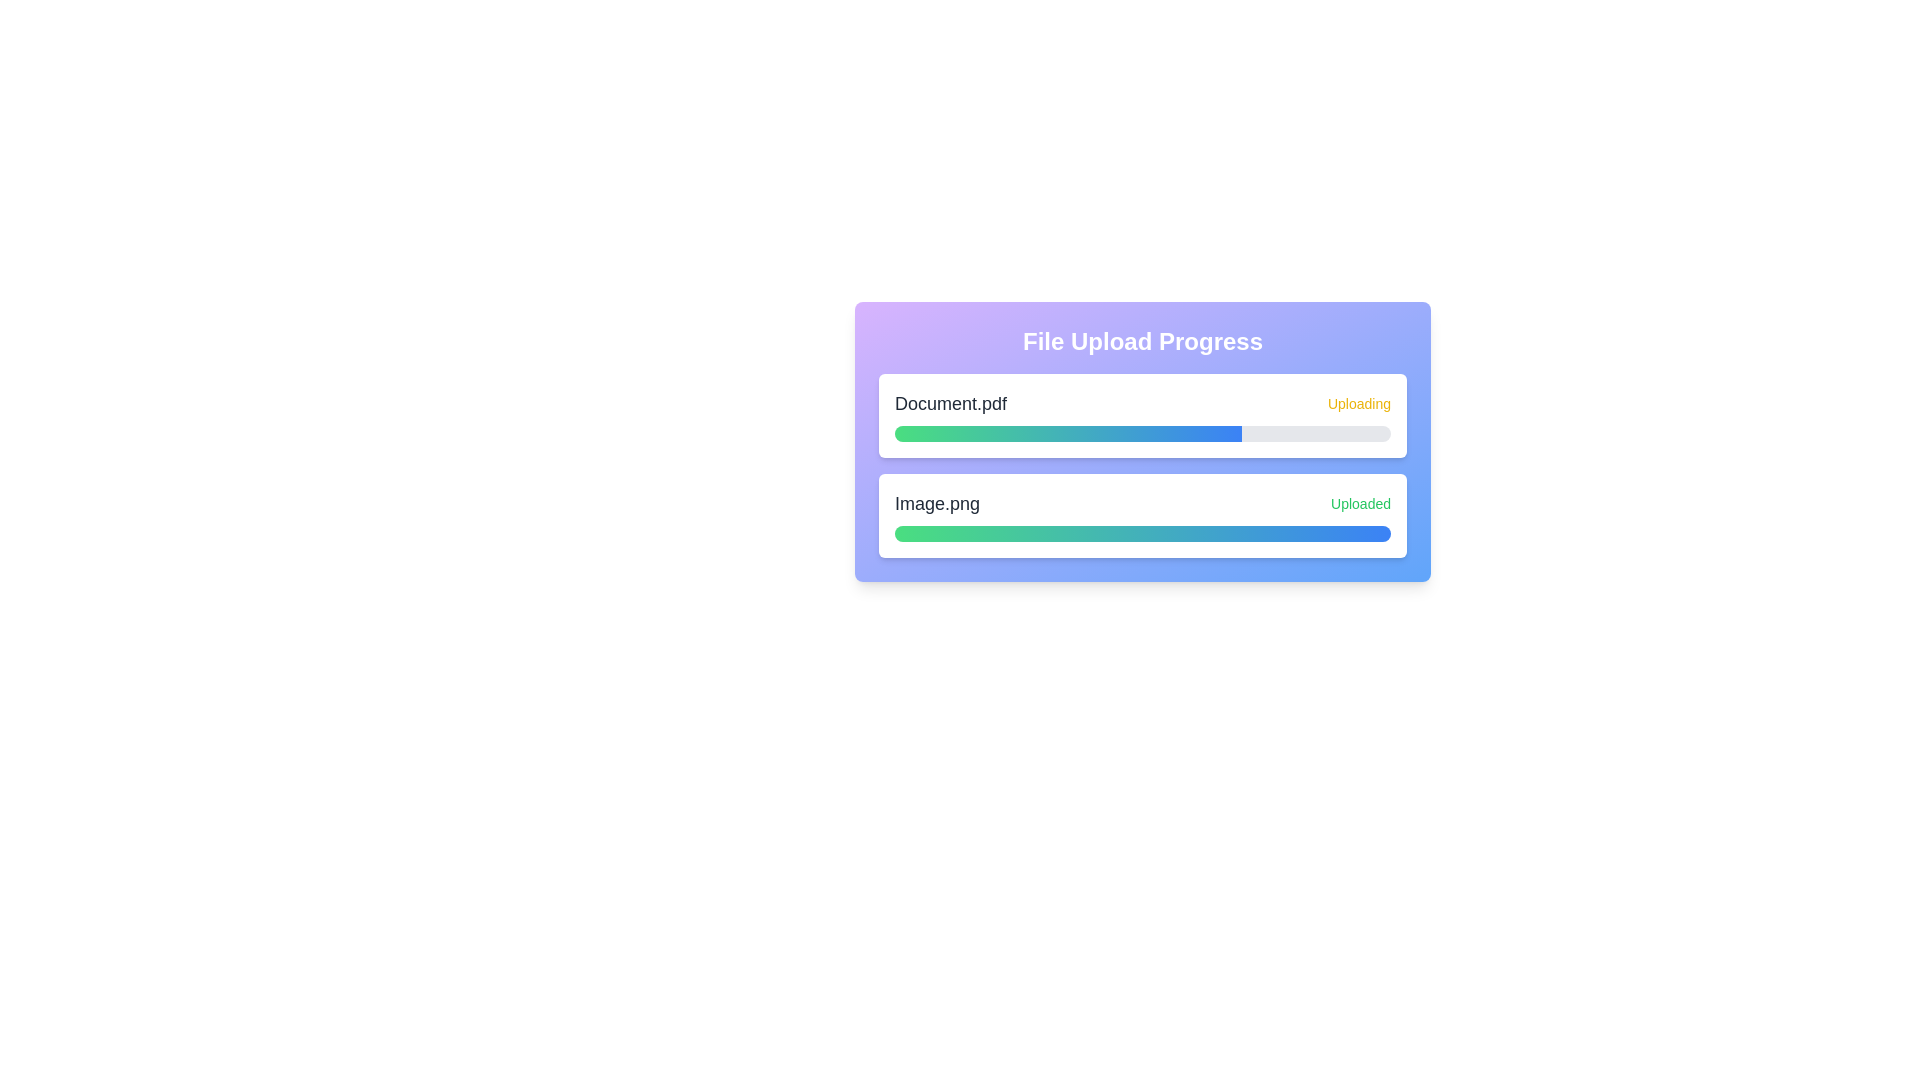 The image size is (1920, 1080). What do you see at coordinates (935, 503) in the screenshot?
I see `the text of the file name 'Image.png' for copying or highlighting` at bounding box center [935, 503].